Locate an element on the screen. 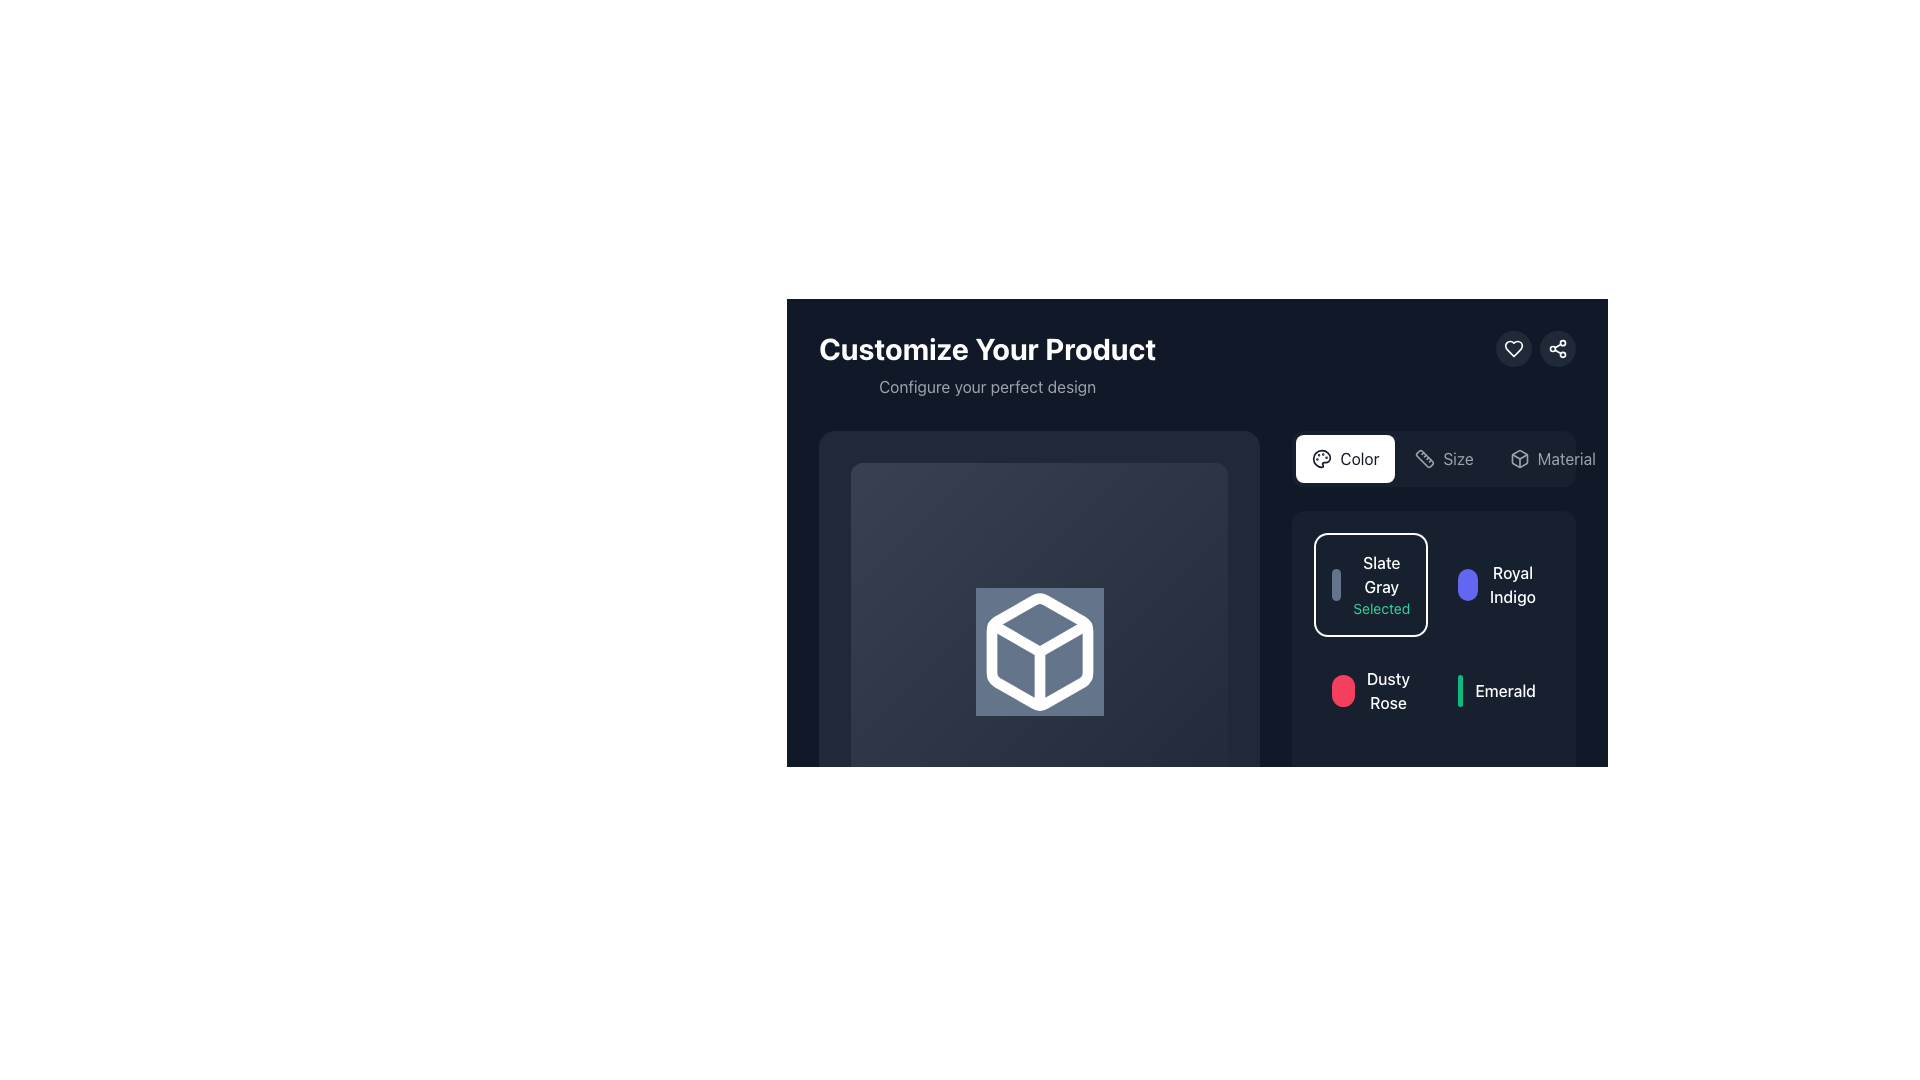 The height and width of the screenshot is (1080, 1920). the 'Size' button, which is labeled with the text 'Size' and has an icon resembling a ruler is located at coordinates (1444, 459).